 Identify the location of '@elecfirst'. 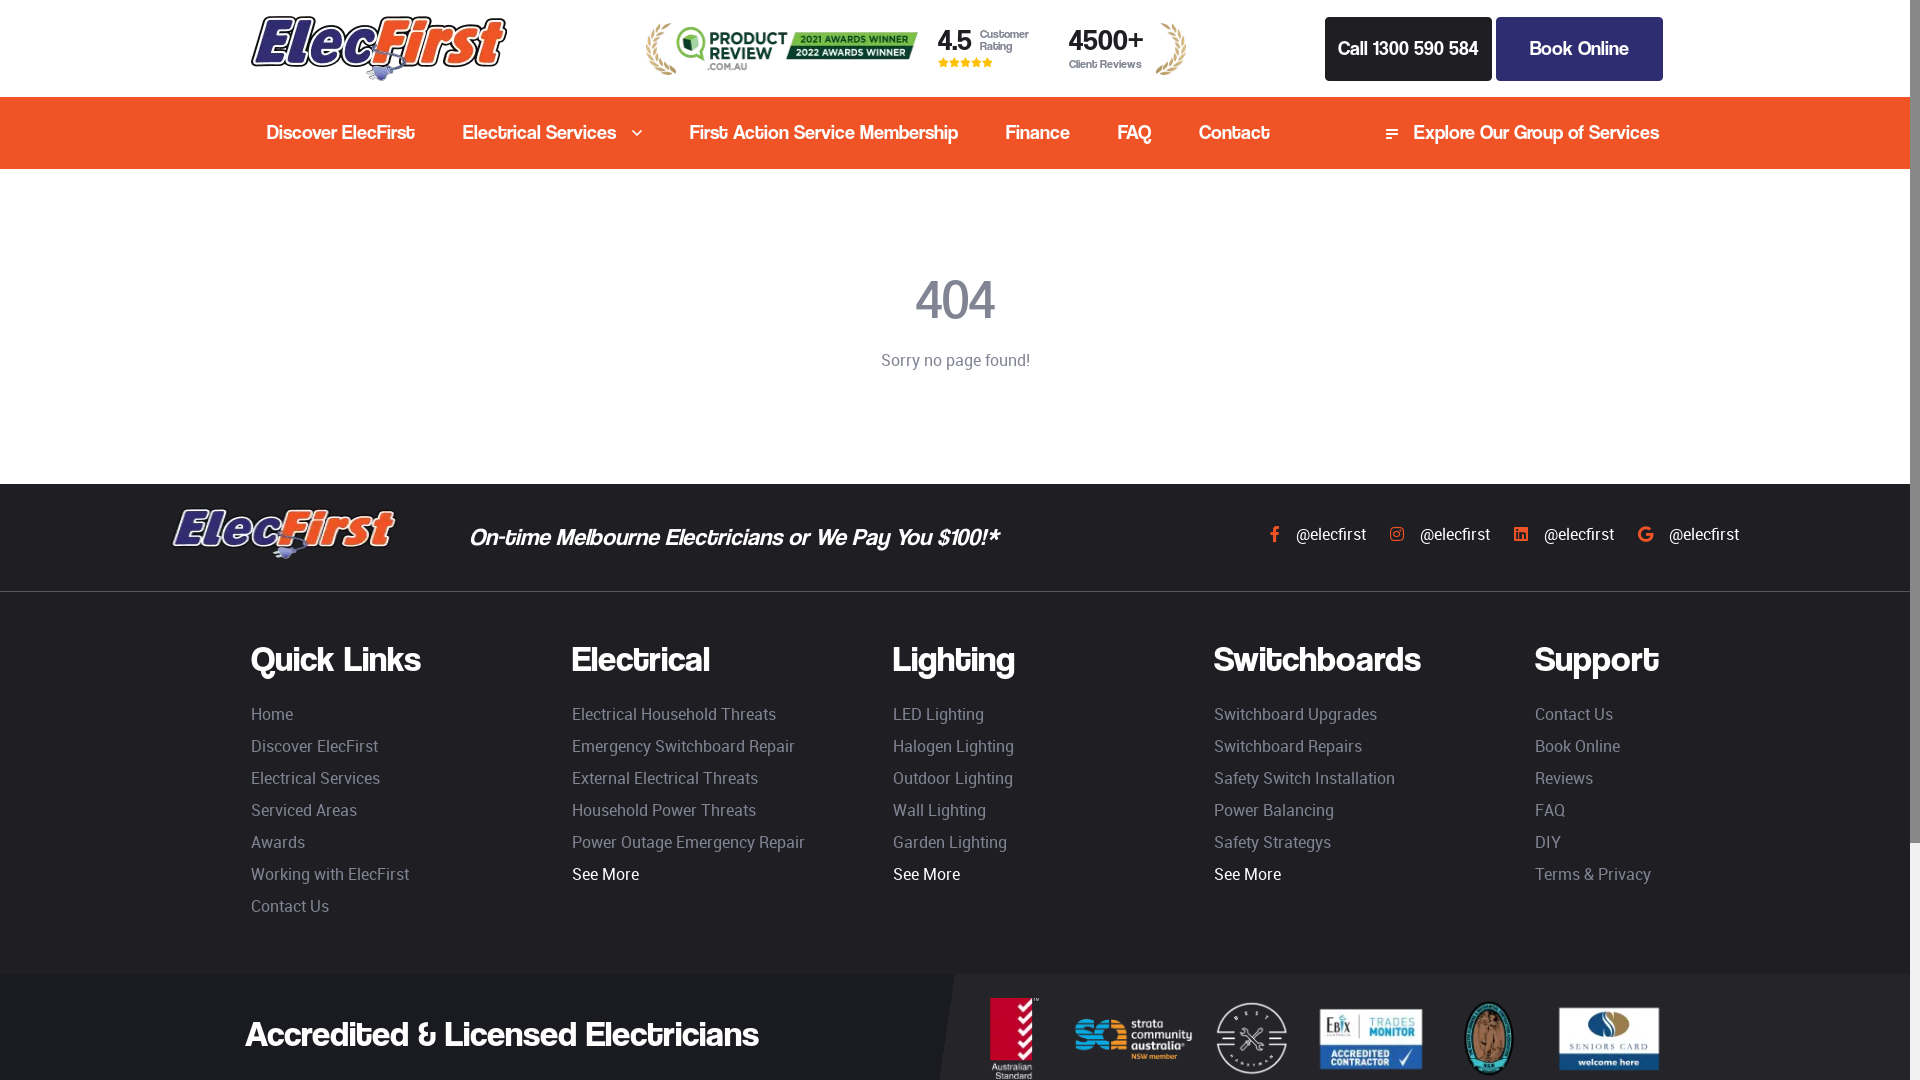
(1687, 532).